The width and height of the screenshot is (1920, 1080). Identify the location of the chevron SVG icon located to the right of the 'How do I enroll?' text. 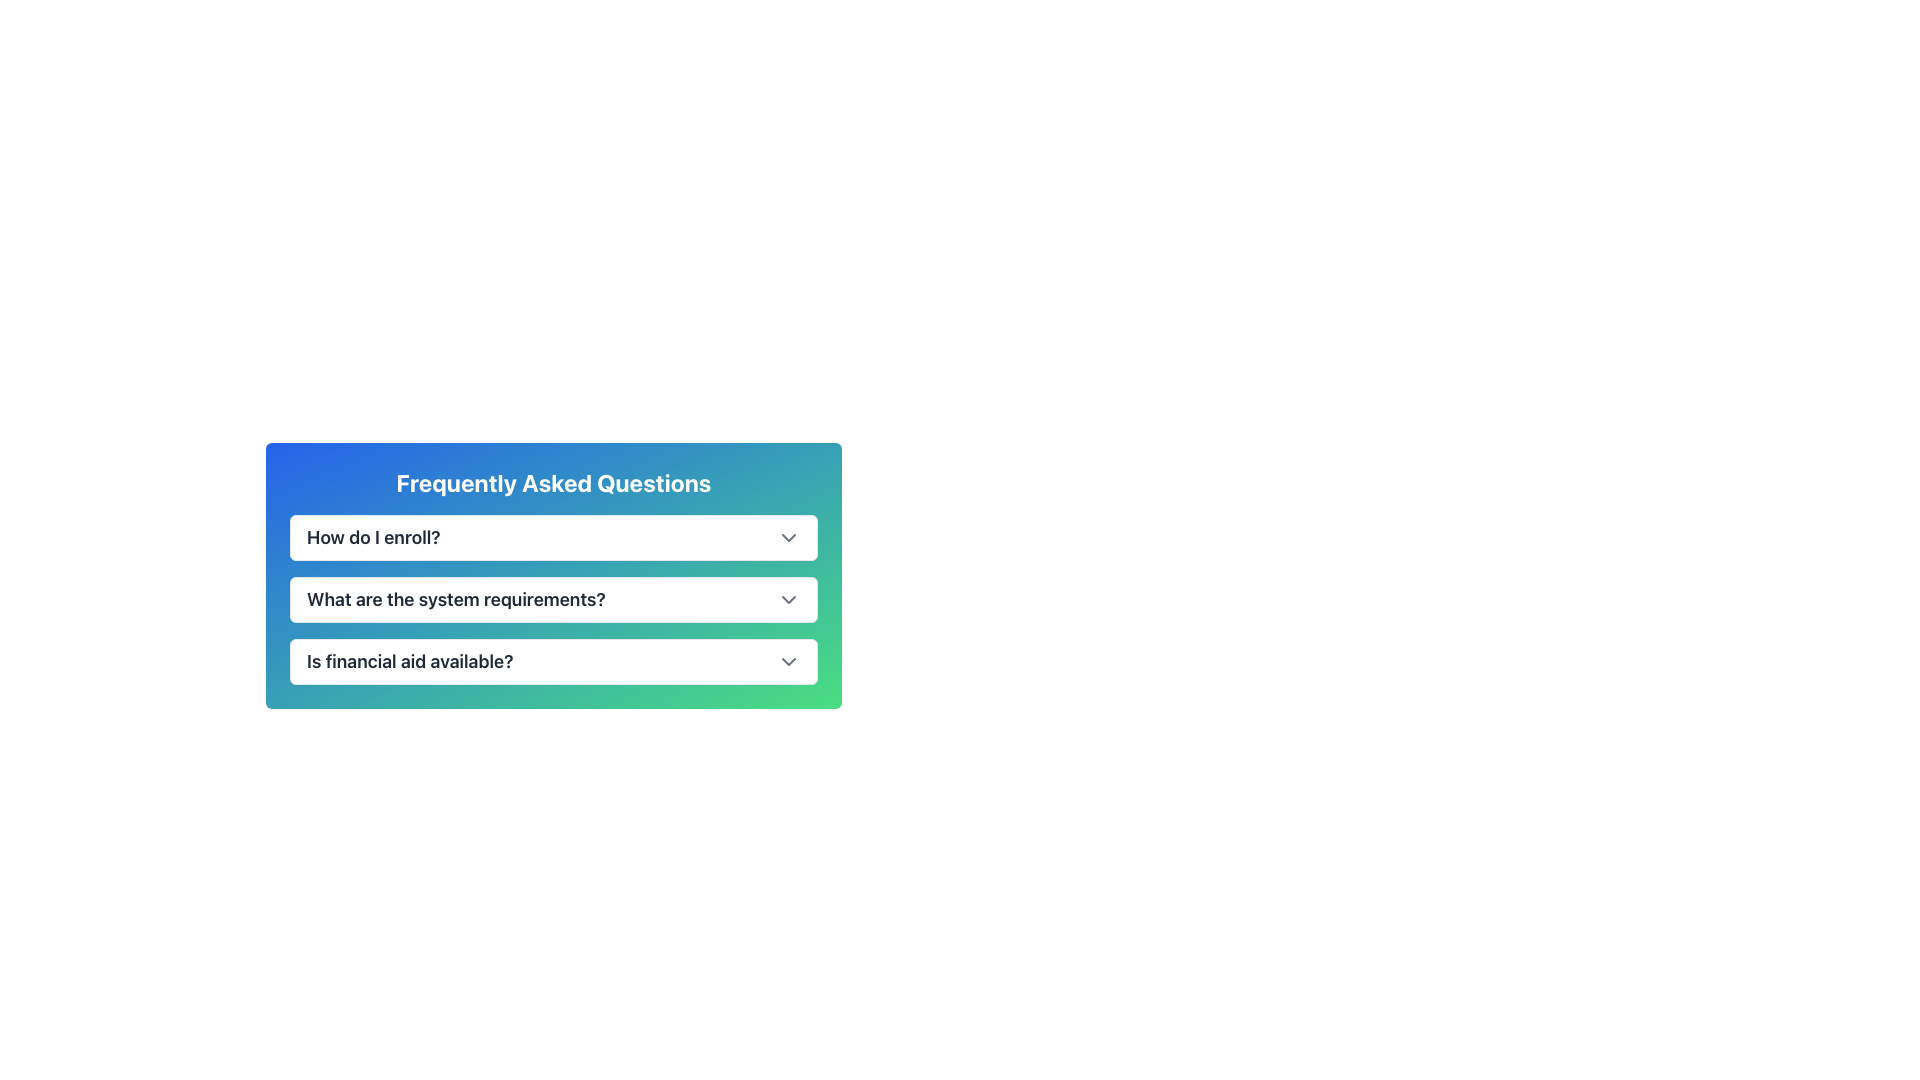
(787, 536).